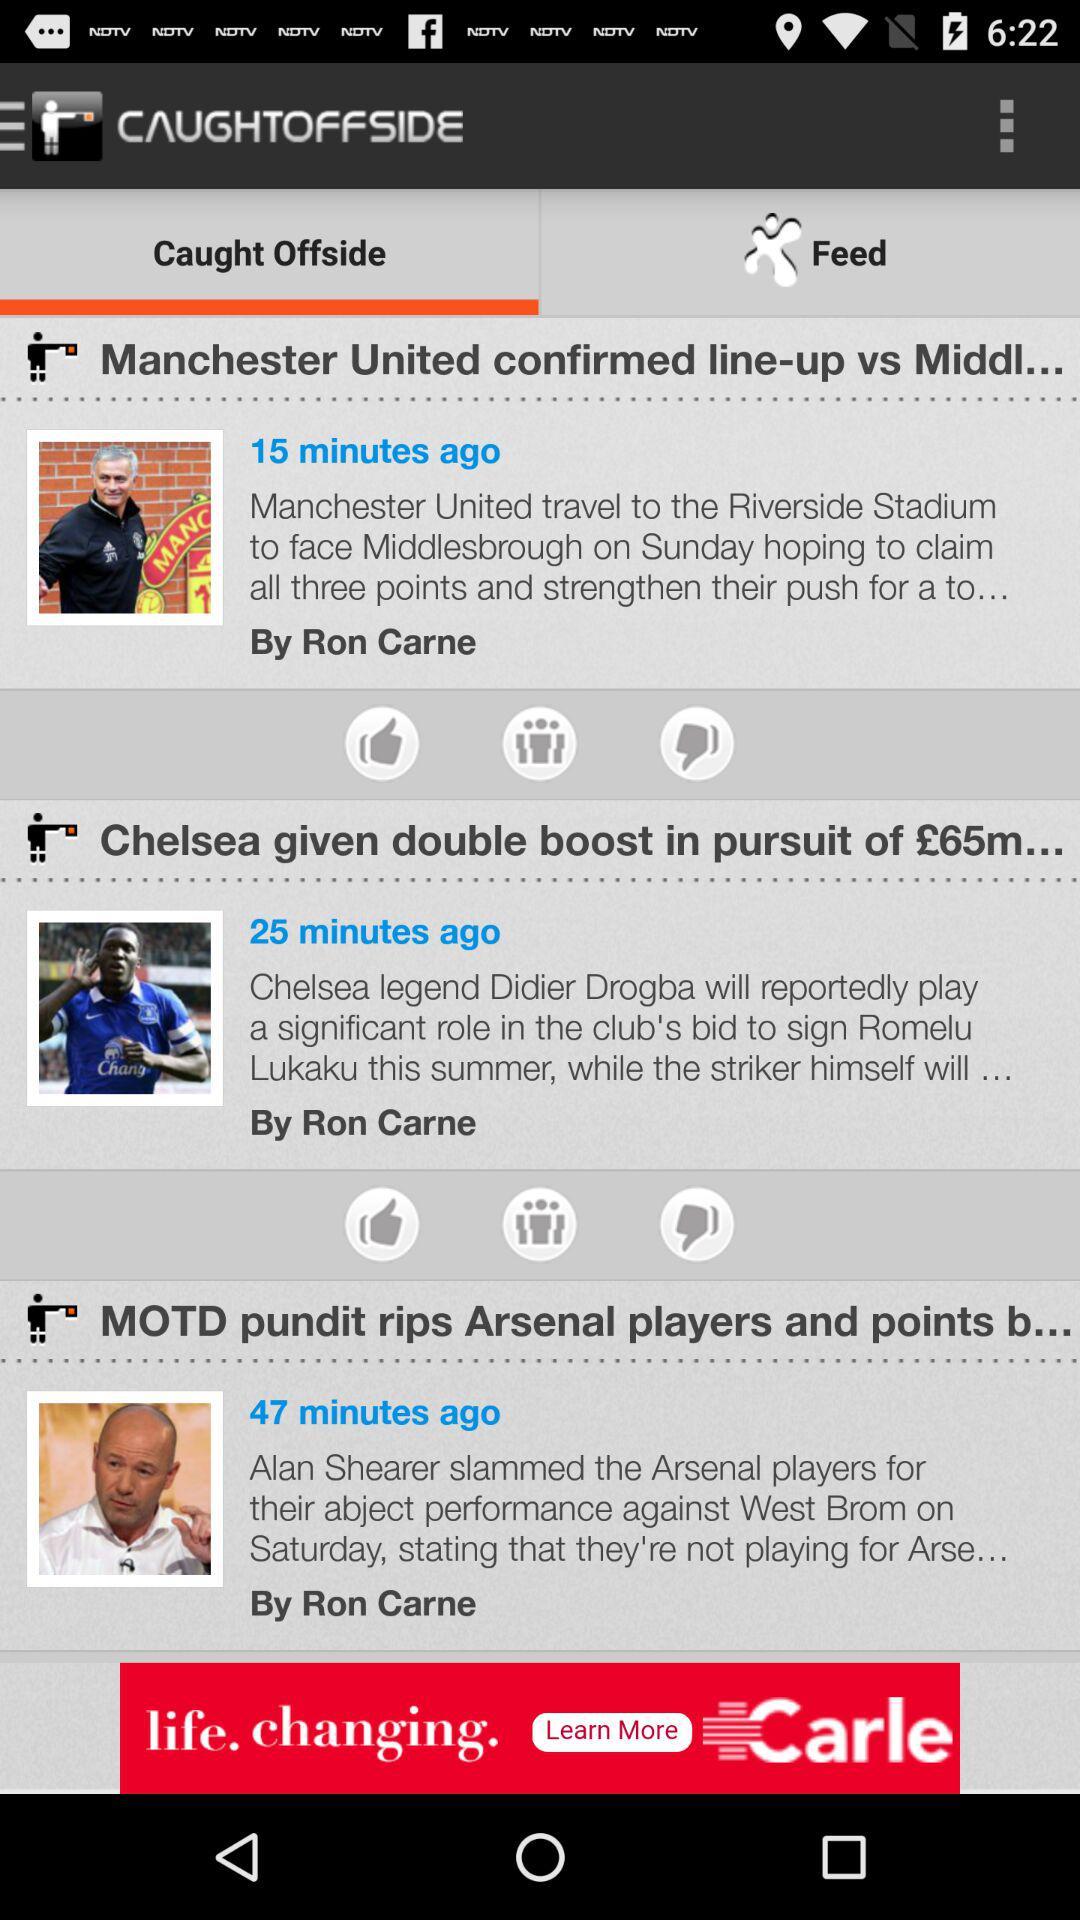 The image size is (1080, 1920). What do you see at coordinates (382, 1223) in the screenshot?
I see `like` at bounding box center [382, 1223].